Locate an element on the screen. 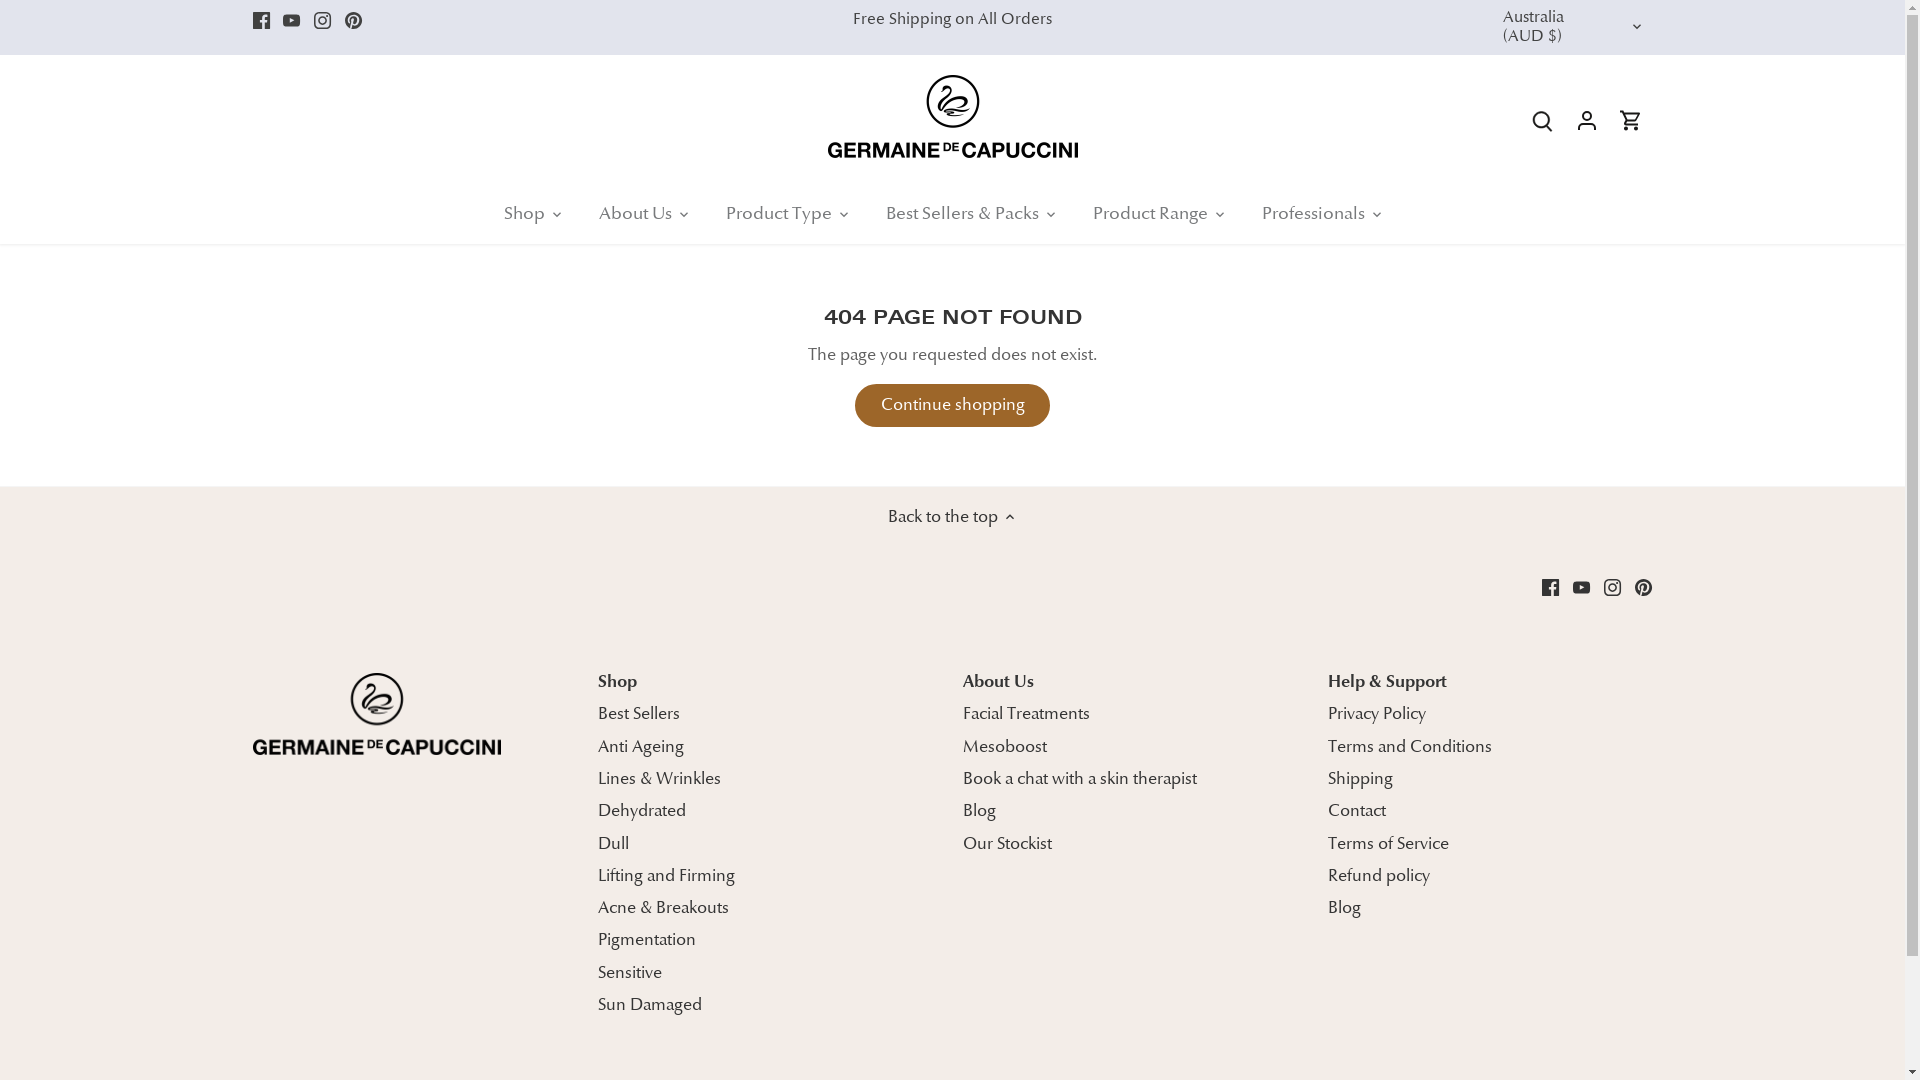 This screenshot has height=1080, width=1920. 'Acne & Breakouts' is located at coordinates (597, 907).